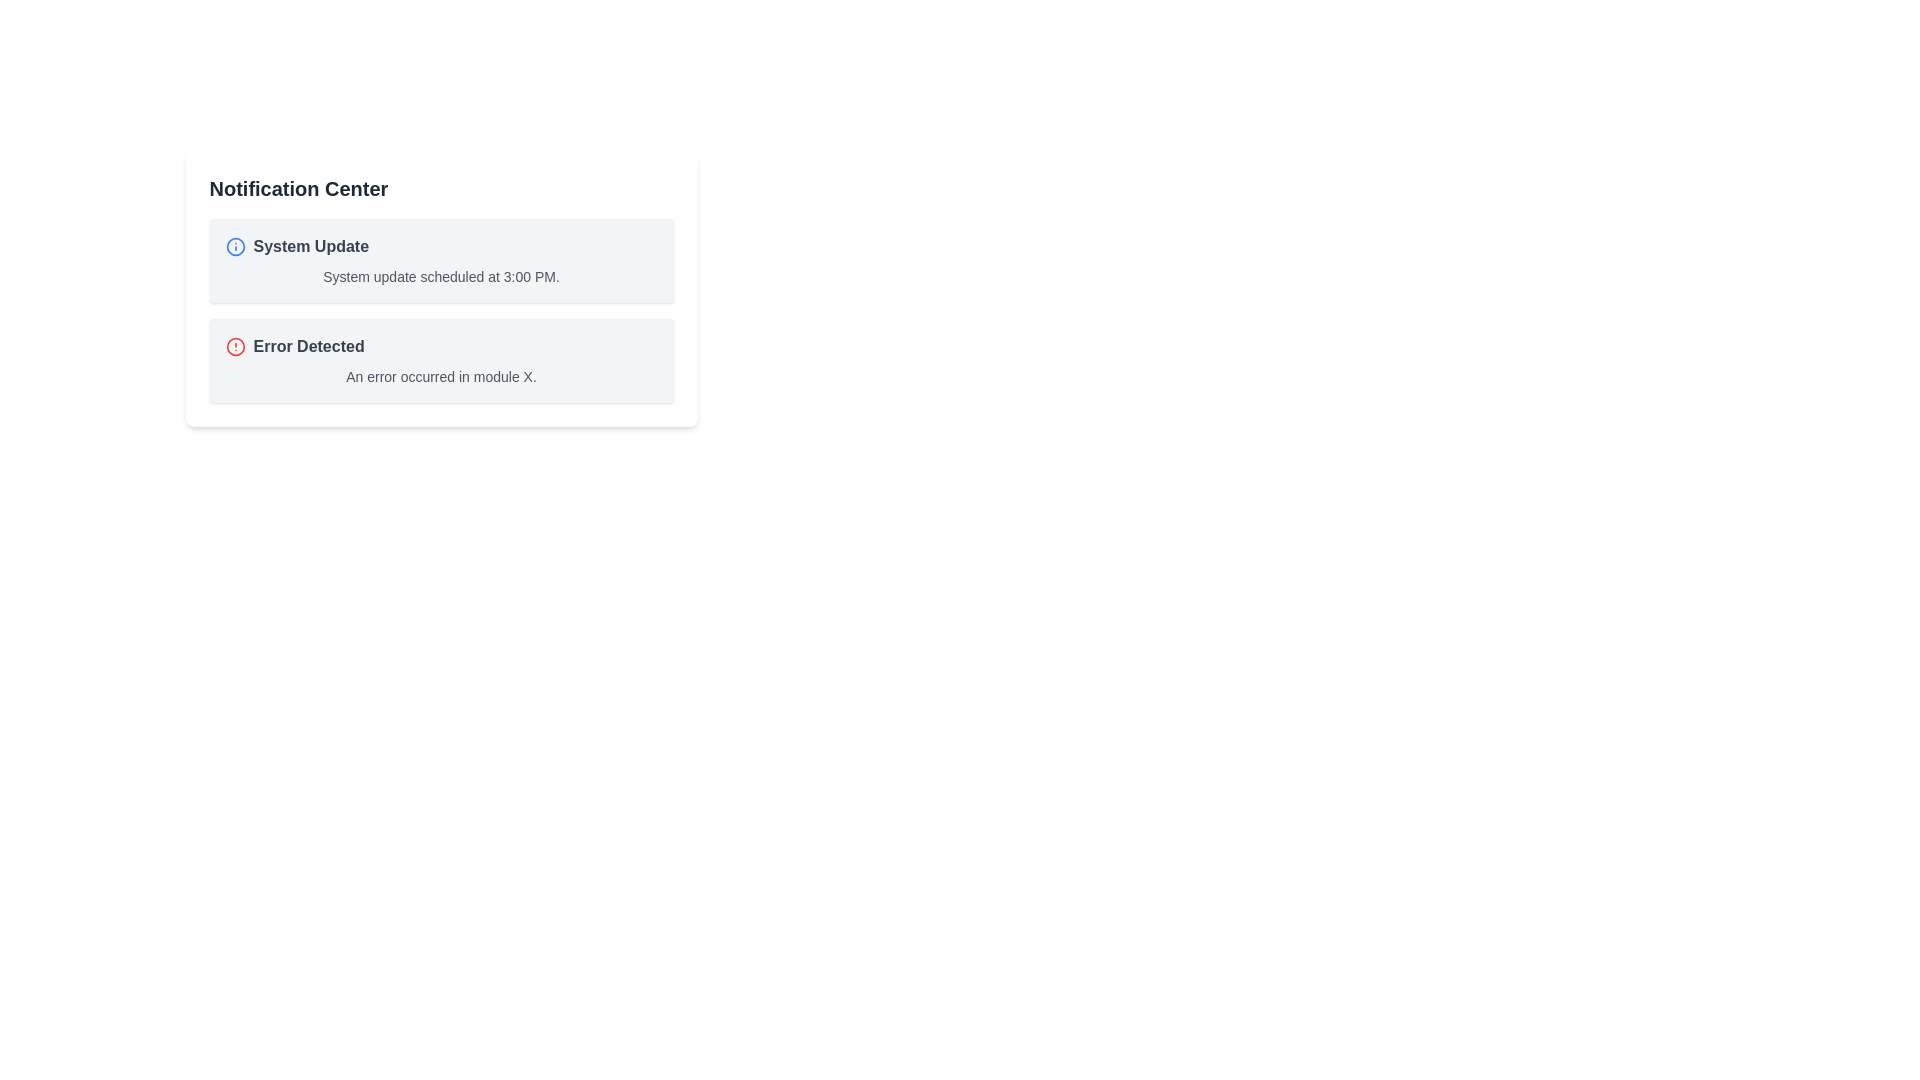 The image size is (1920, 1080). What do you see at coordinates (440, 277) in the screenshot?
I see `the textual message 'System update scheduled at 3:00 PM.' located in the 'System Update' section` at bounding box center [440, 277].